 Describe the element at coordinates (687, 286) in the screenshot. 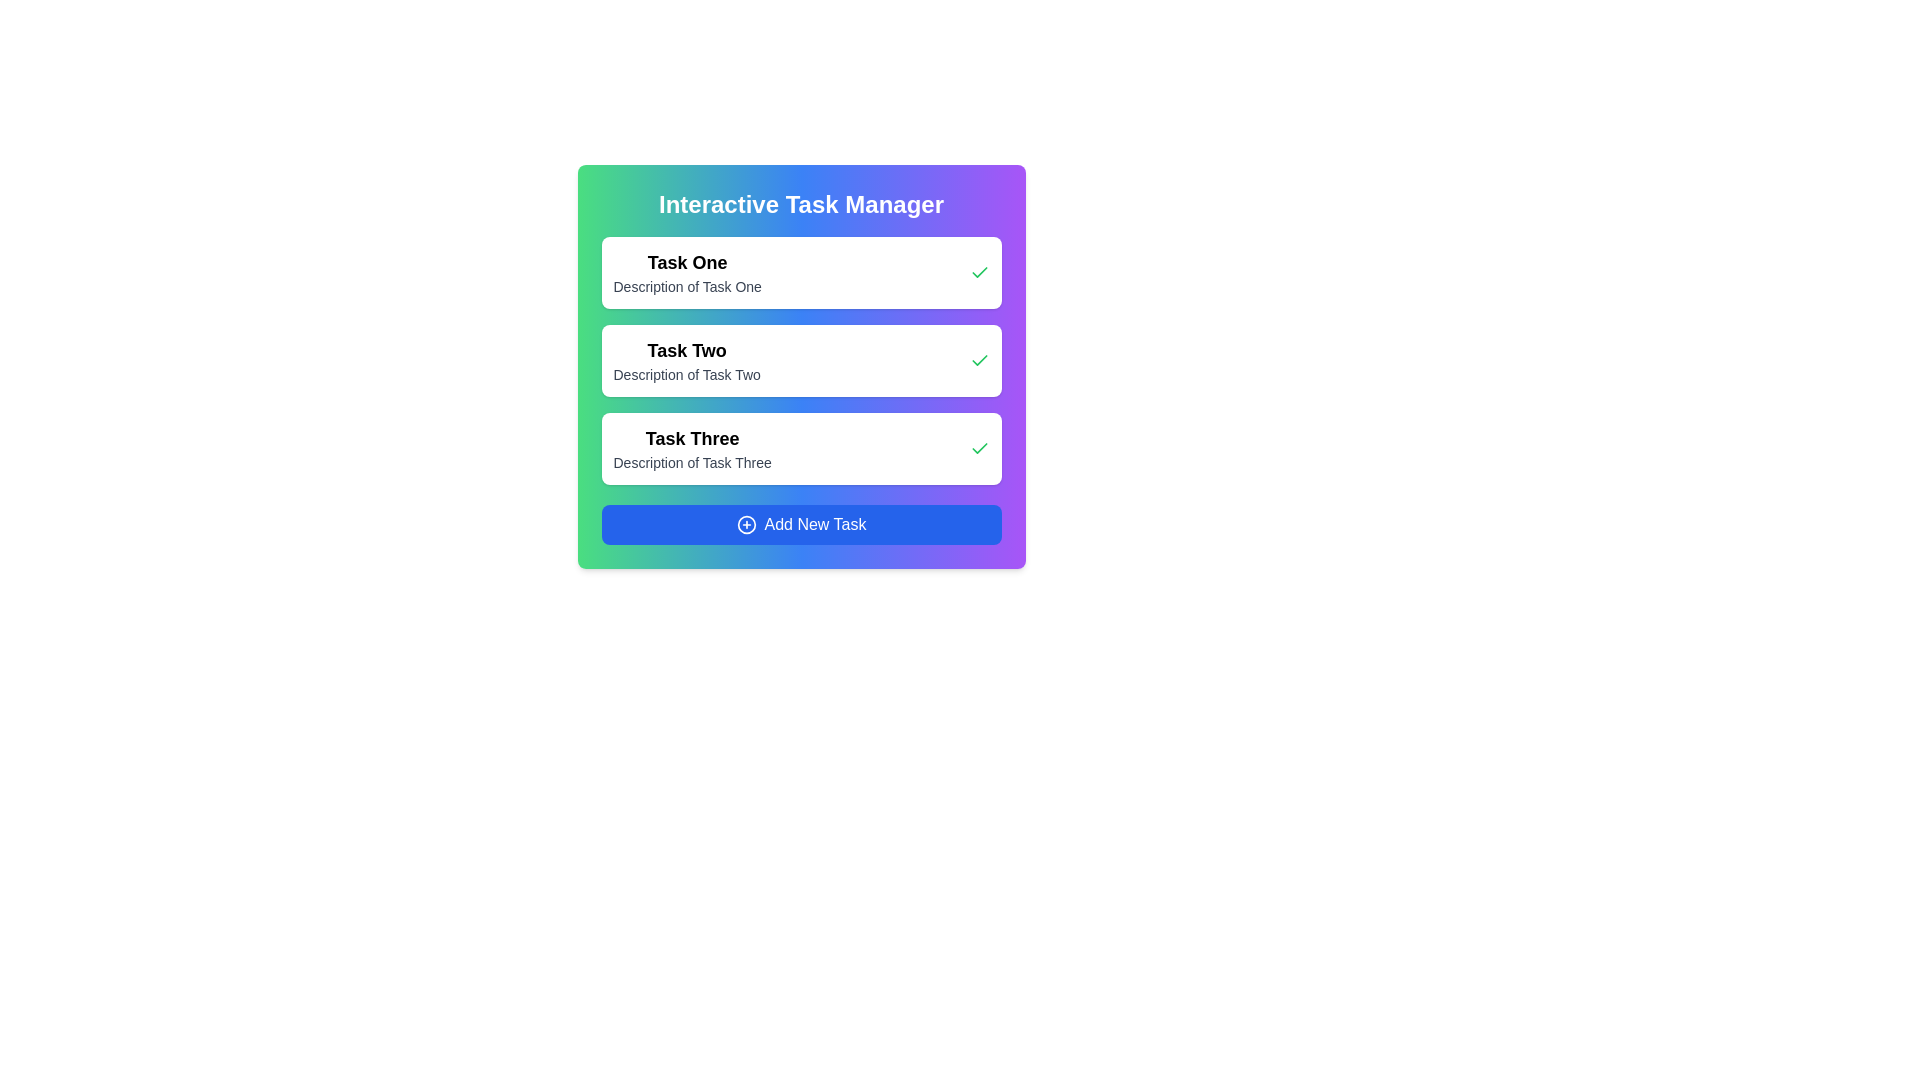

I see `the text label displaying 'Description of Task One', which is located below the title 'Task One' in the interface` at that location.